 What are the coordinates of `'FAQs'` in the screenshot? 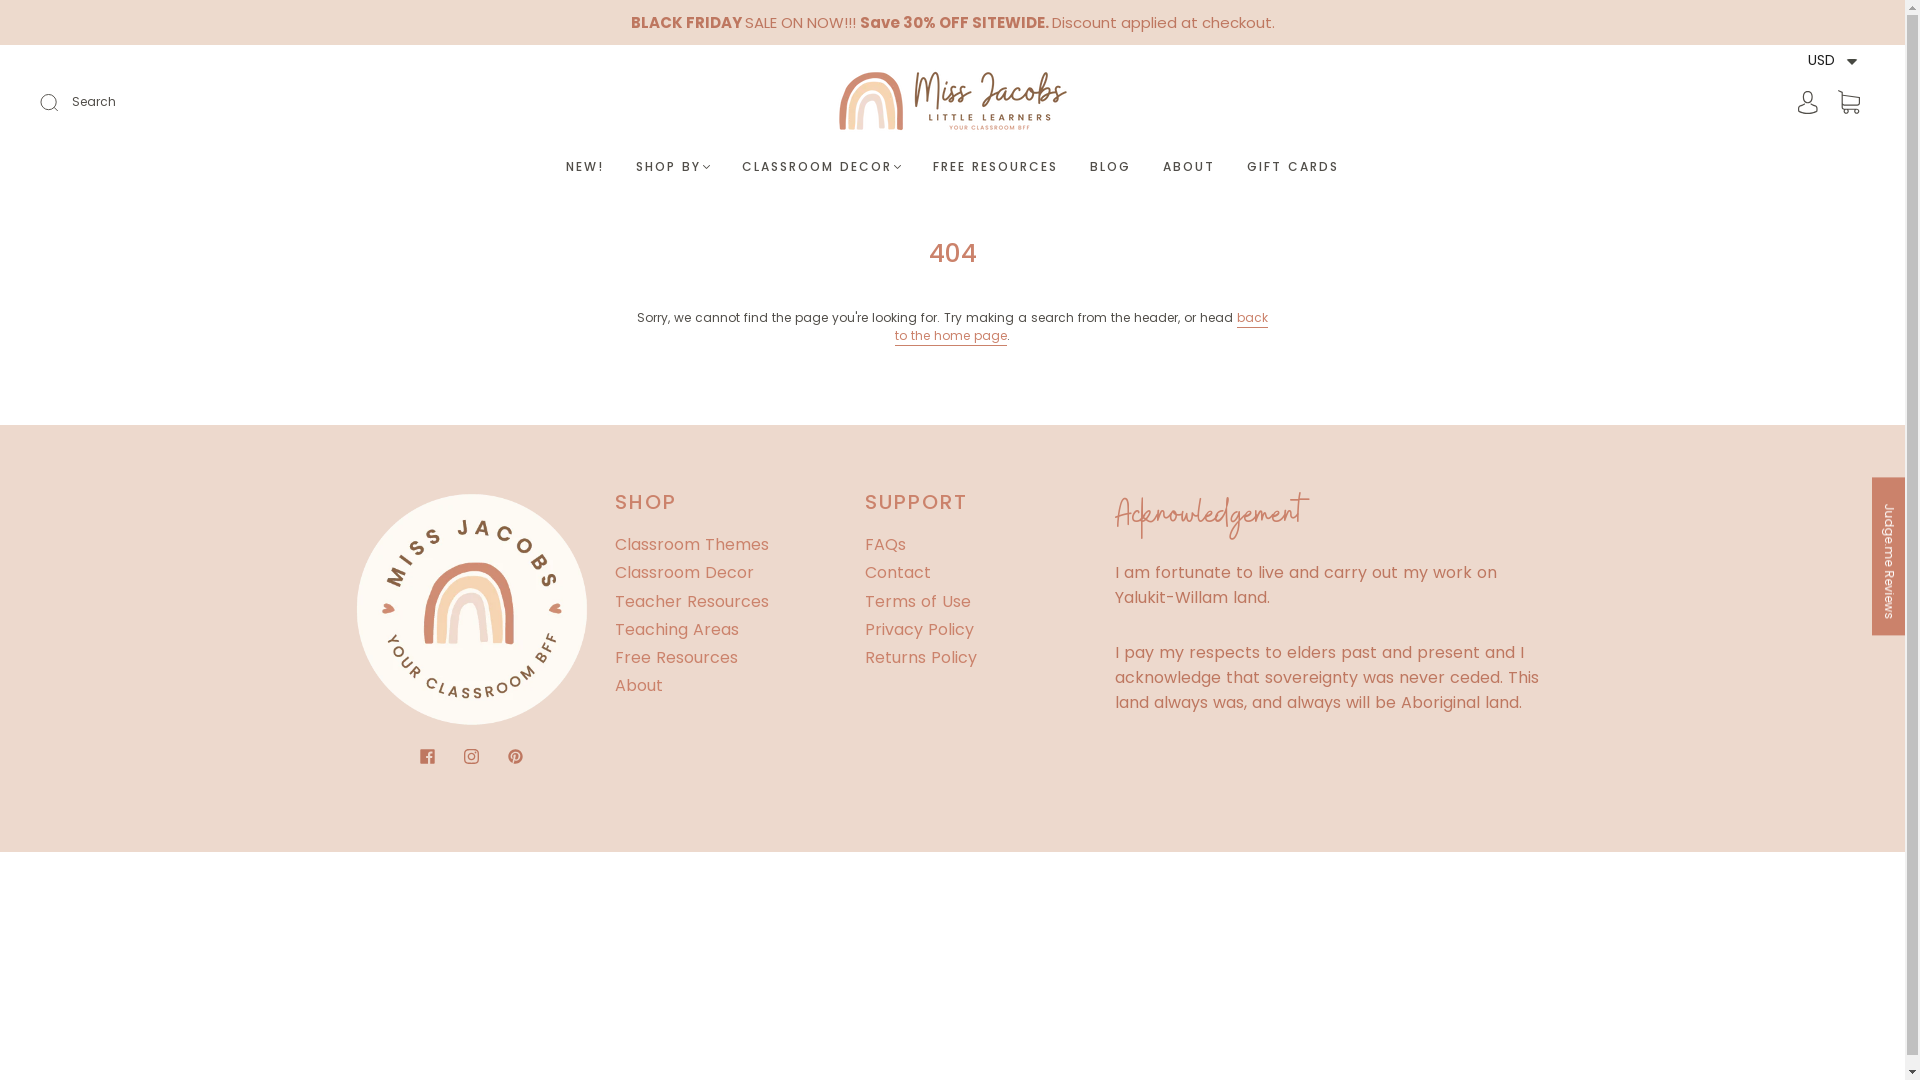 It's located at (883, 544).